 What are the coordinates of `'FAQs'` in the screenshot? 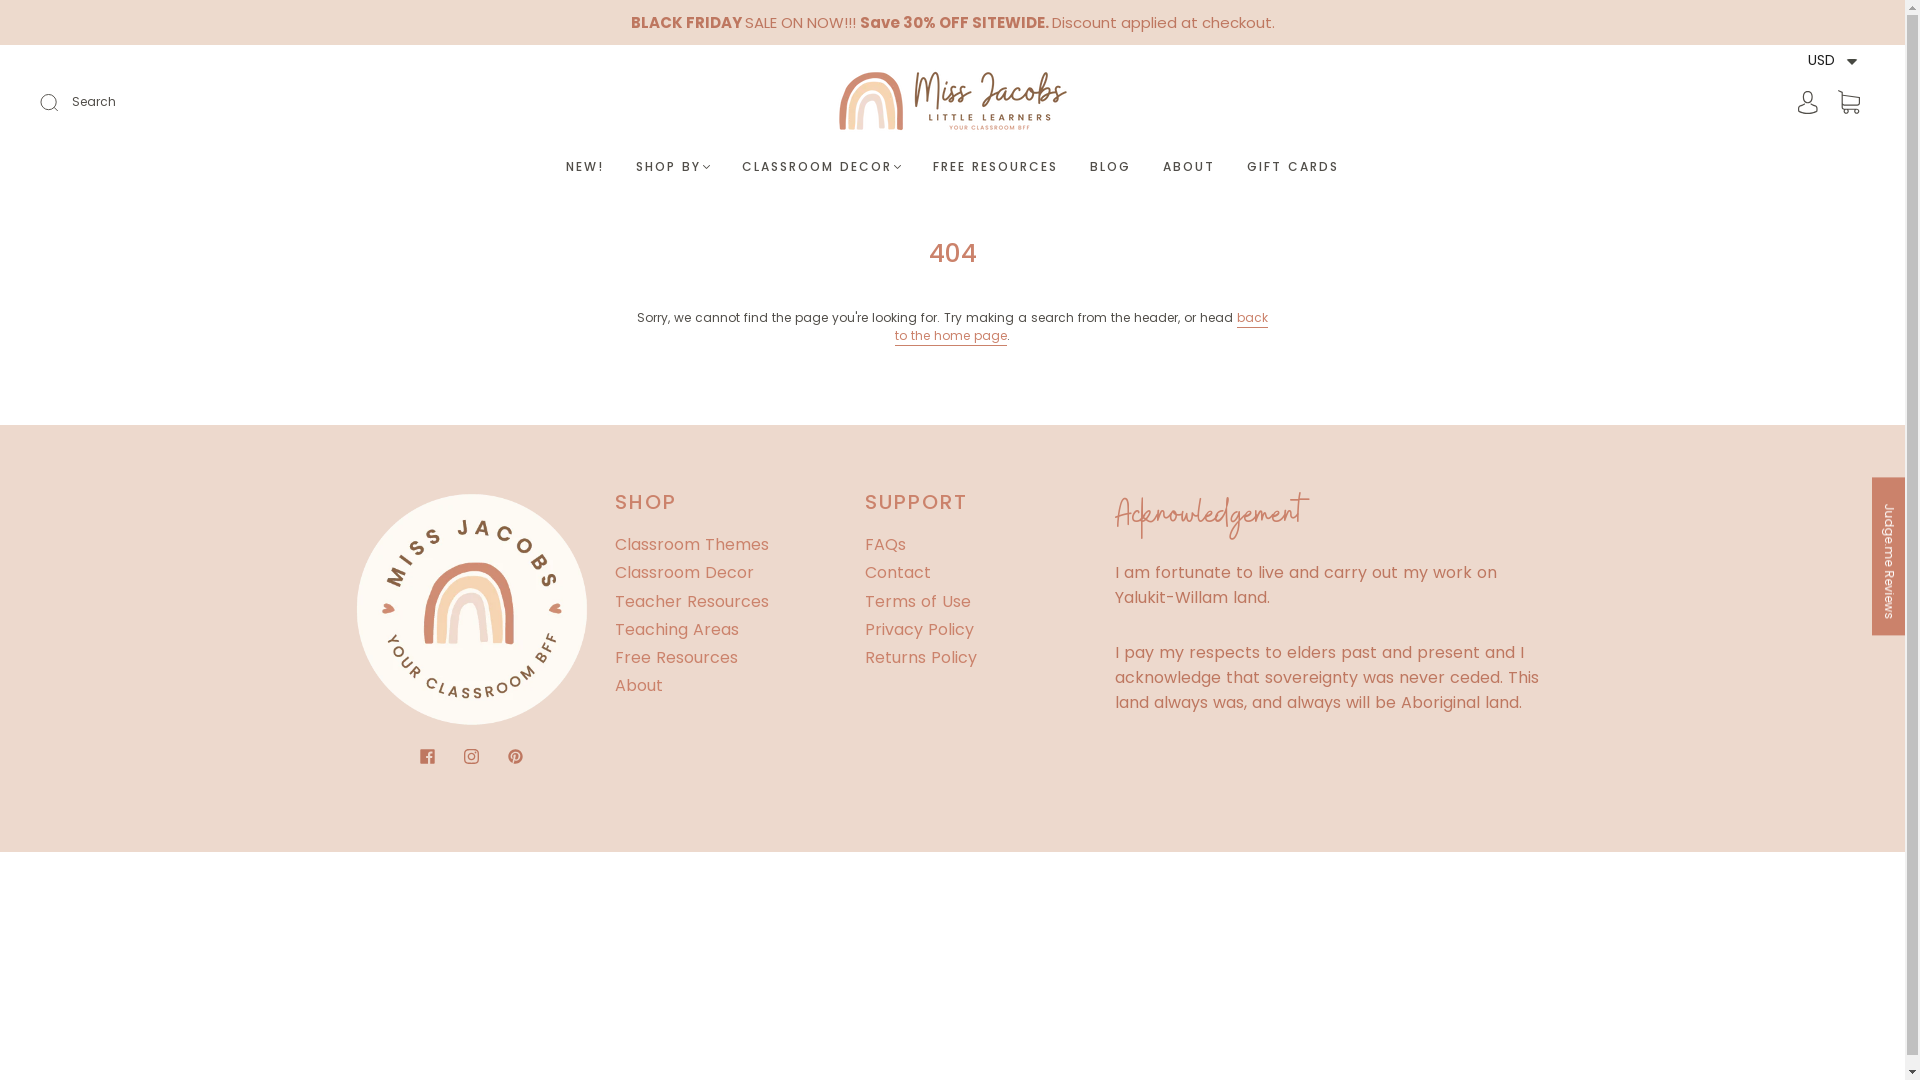 It's located at (883, 544).